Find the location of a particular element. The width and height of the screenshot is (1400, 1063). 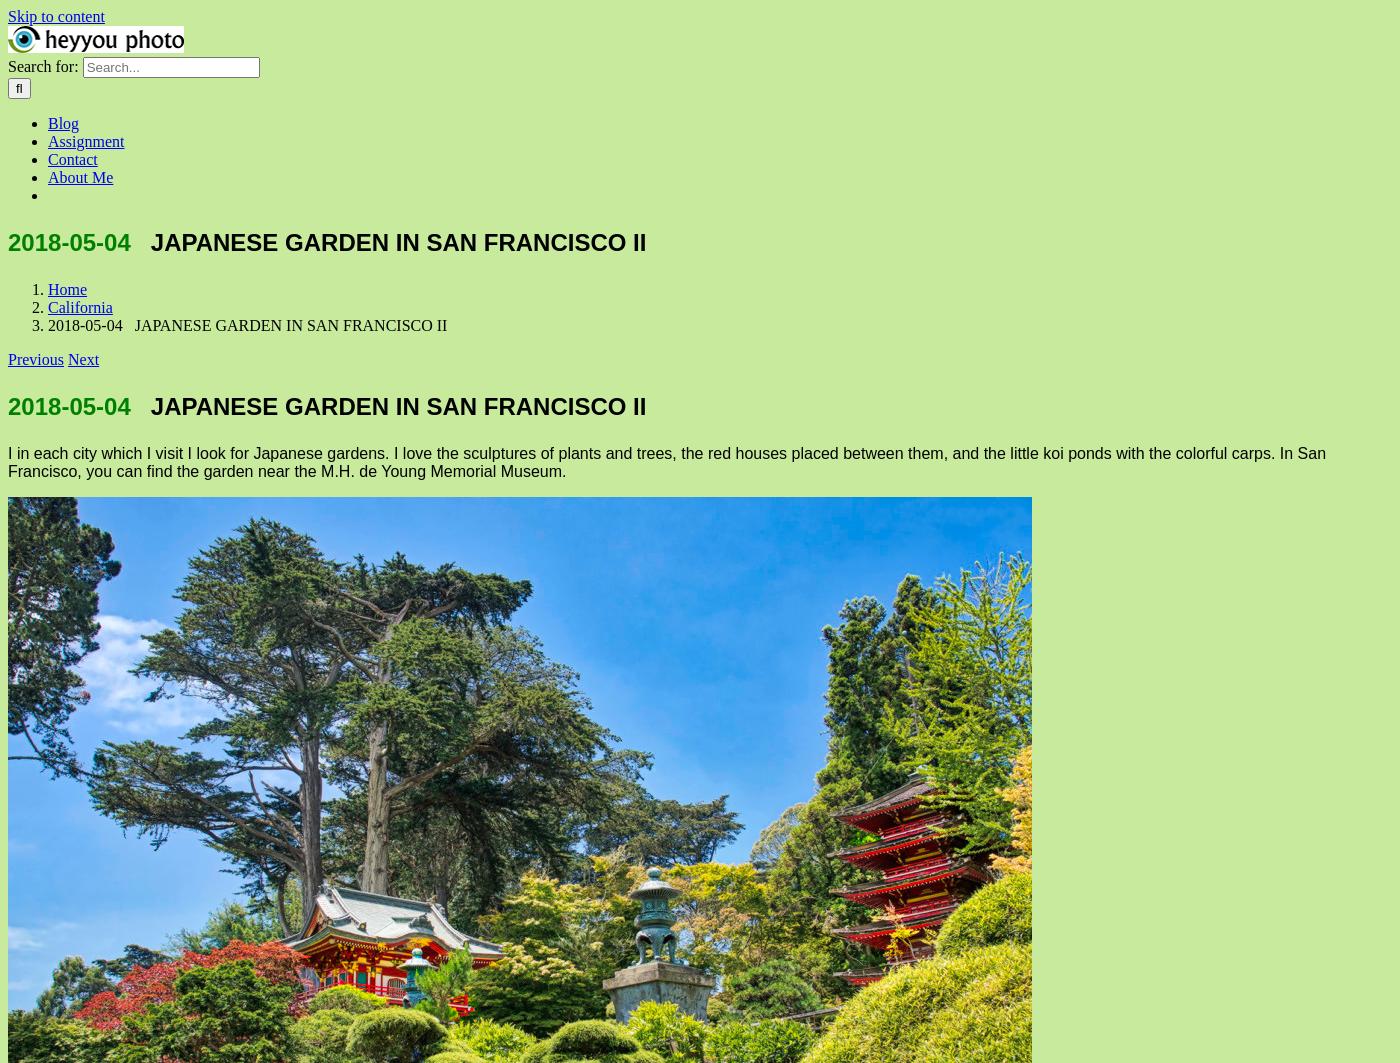

'I in each city which I visit I look for Japanese gardens. I love the sculptures of plants and trees, the red houses placed between them, and the little koi ponds with the colorful carps. In San Francisco, you can find the garden near the M.H. de Young Memorial Museum.' is located at coordinates (666, 462).